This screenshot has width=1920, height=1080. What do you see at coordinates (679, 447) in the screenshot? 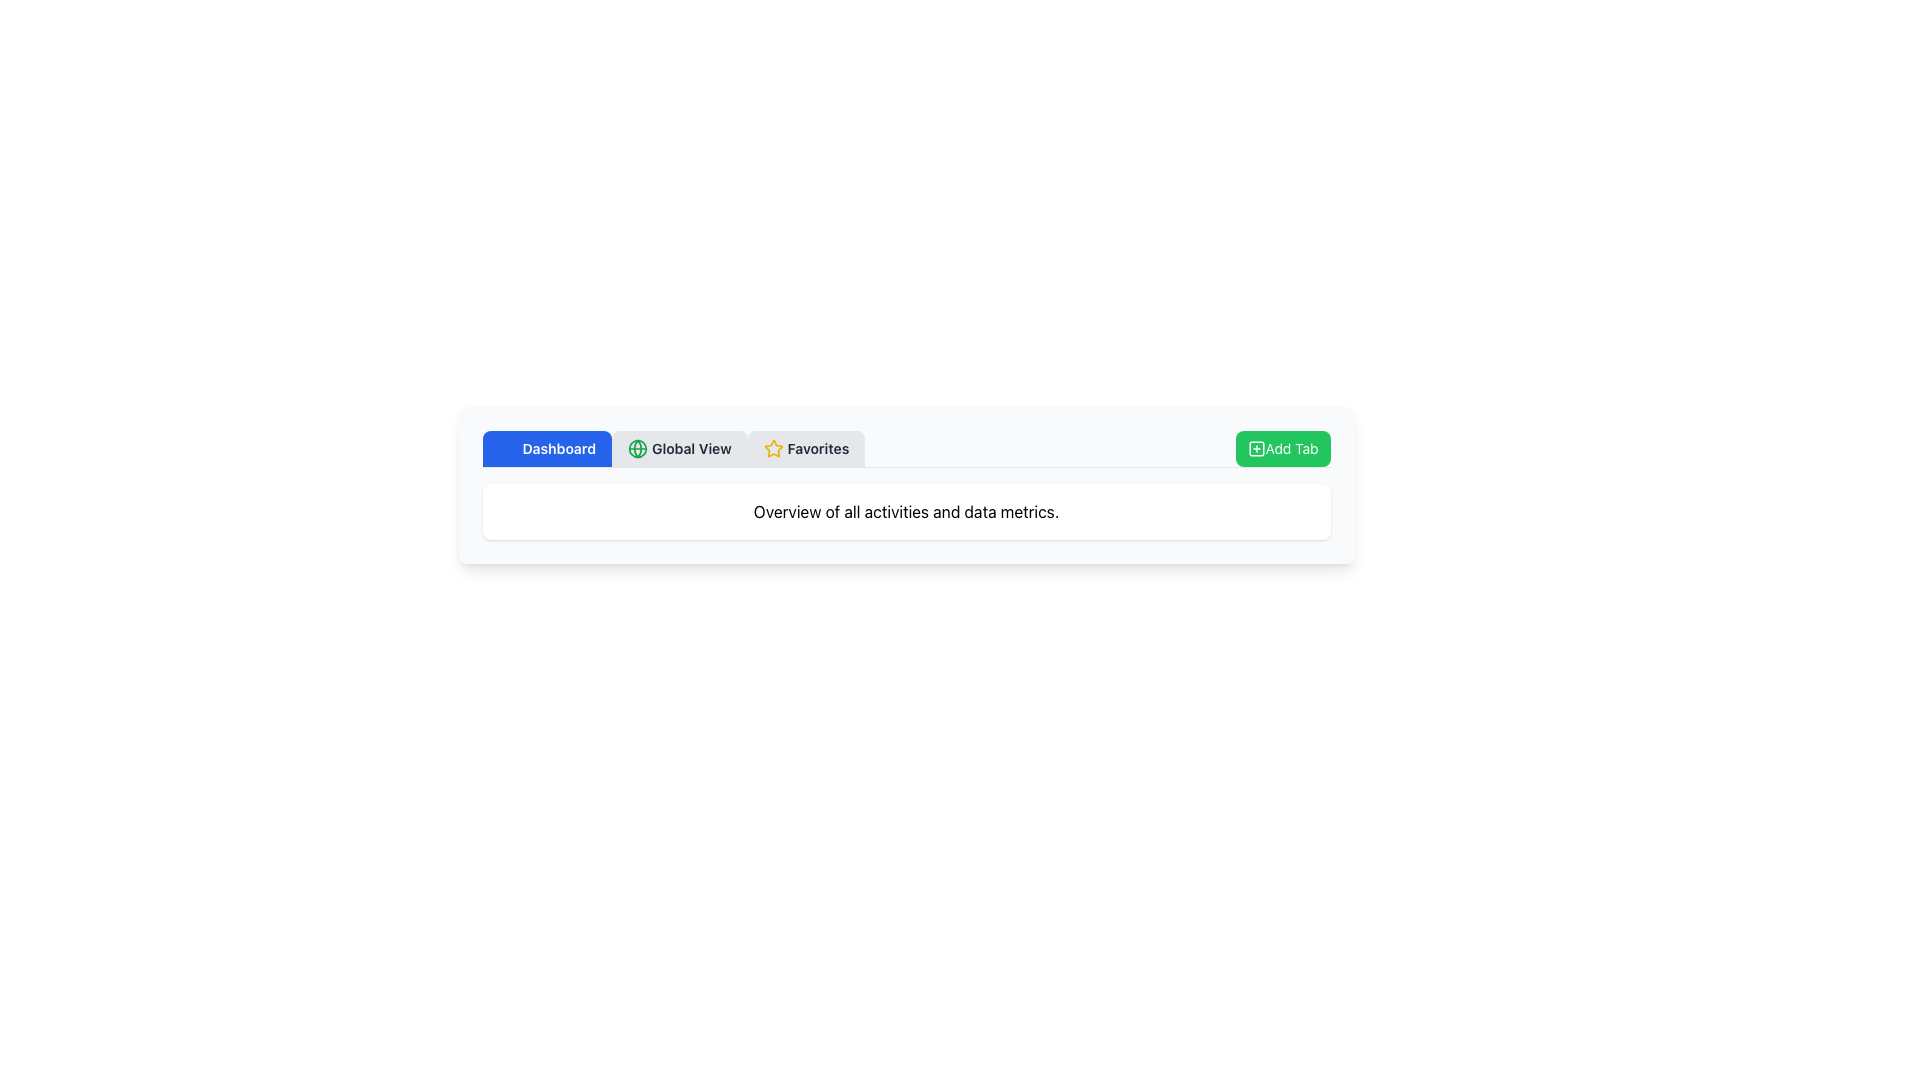
I see `the 'Global View' button` at bounding box center [679, 447].